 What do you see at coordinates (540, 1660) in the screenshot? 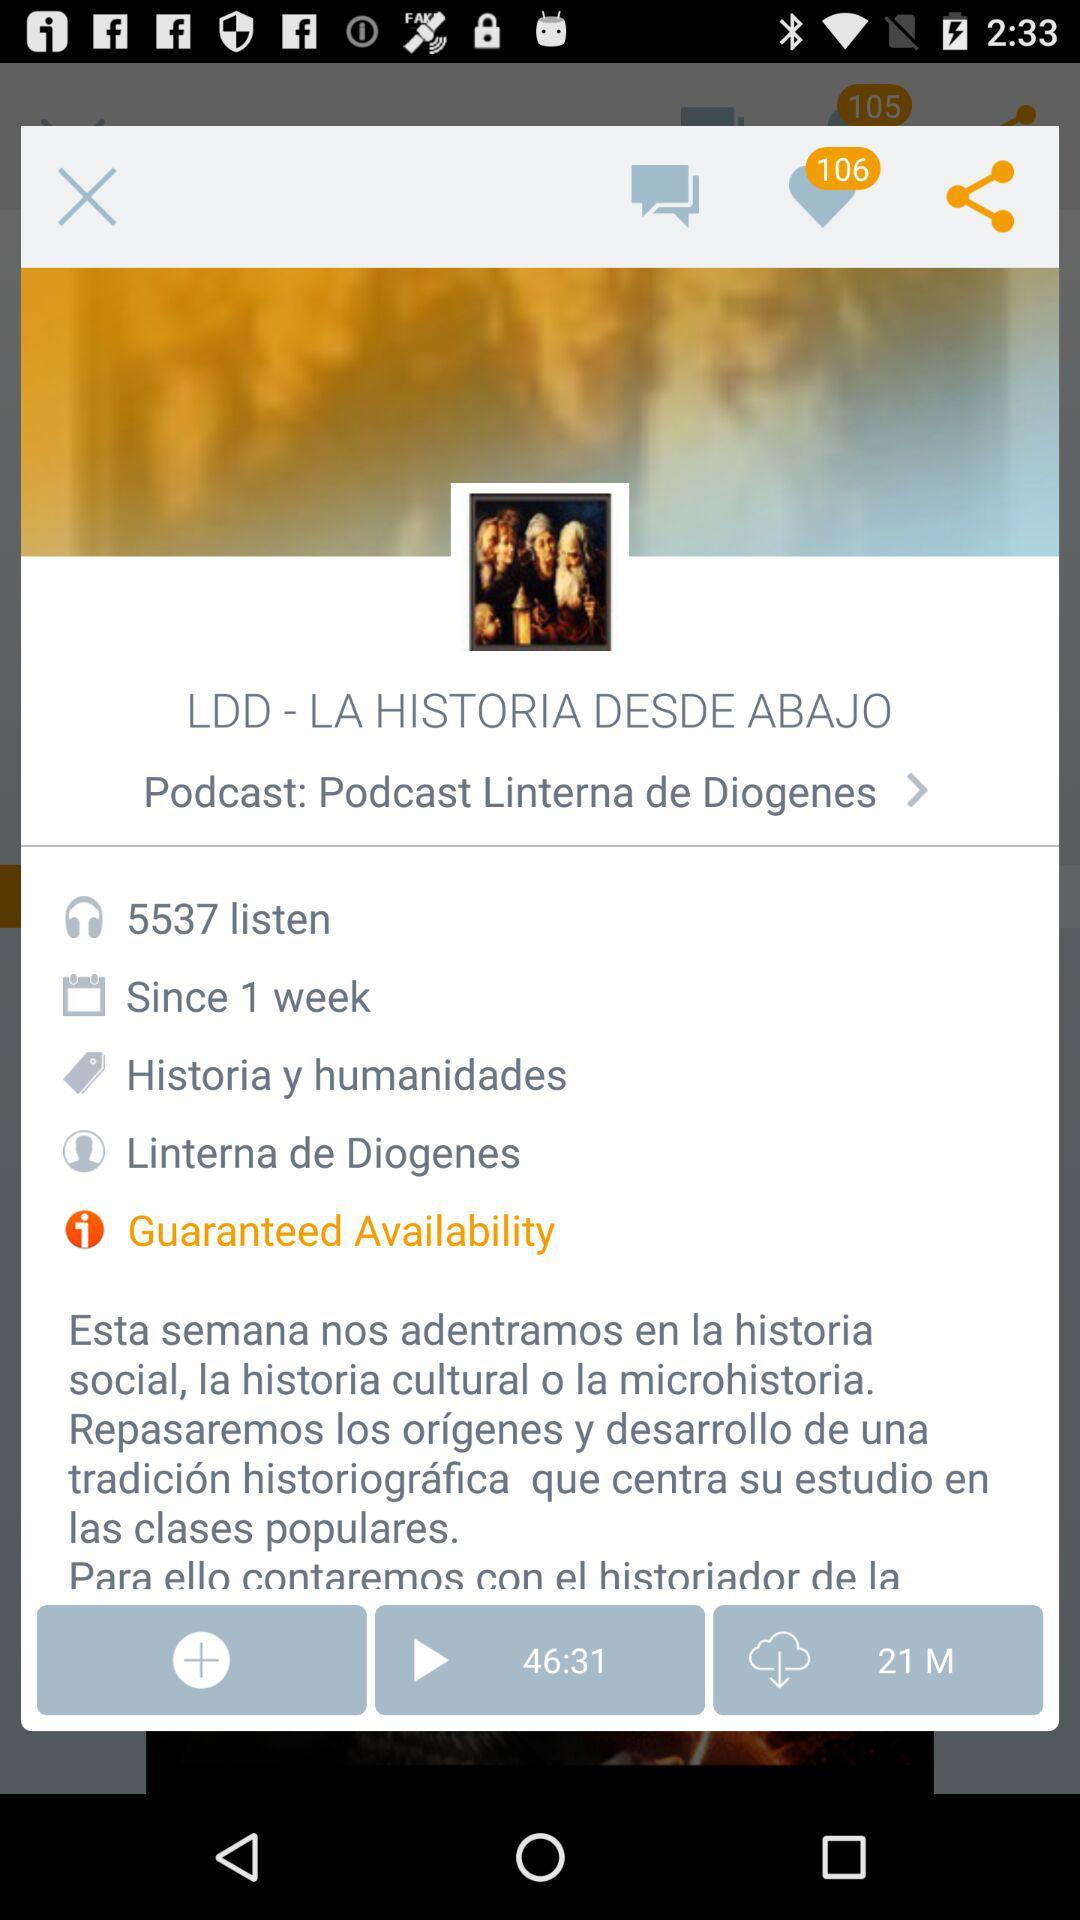
I see `item to the left of the 21 m` at bounding box center [540, 1660].